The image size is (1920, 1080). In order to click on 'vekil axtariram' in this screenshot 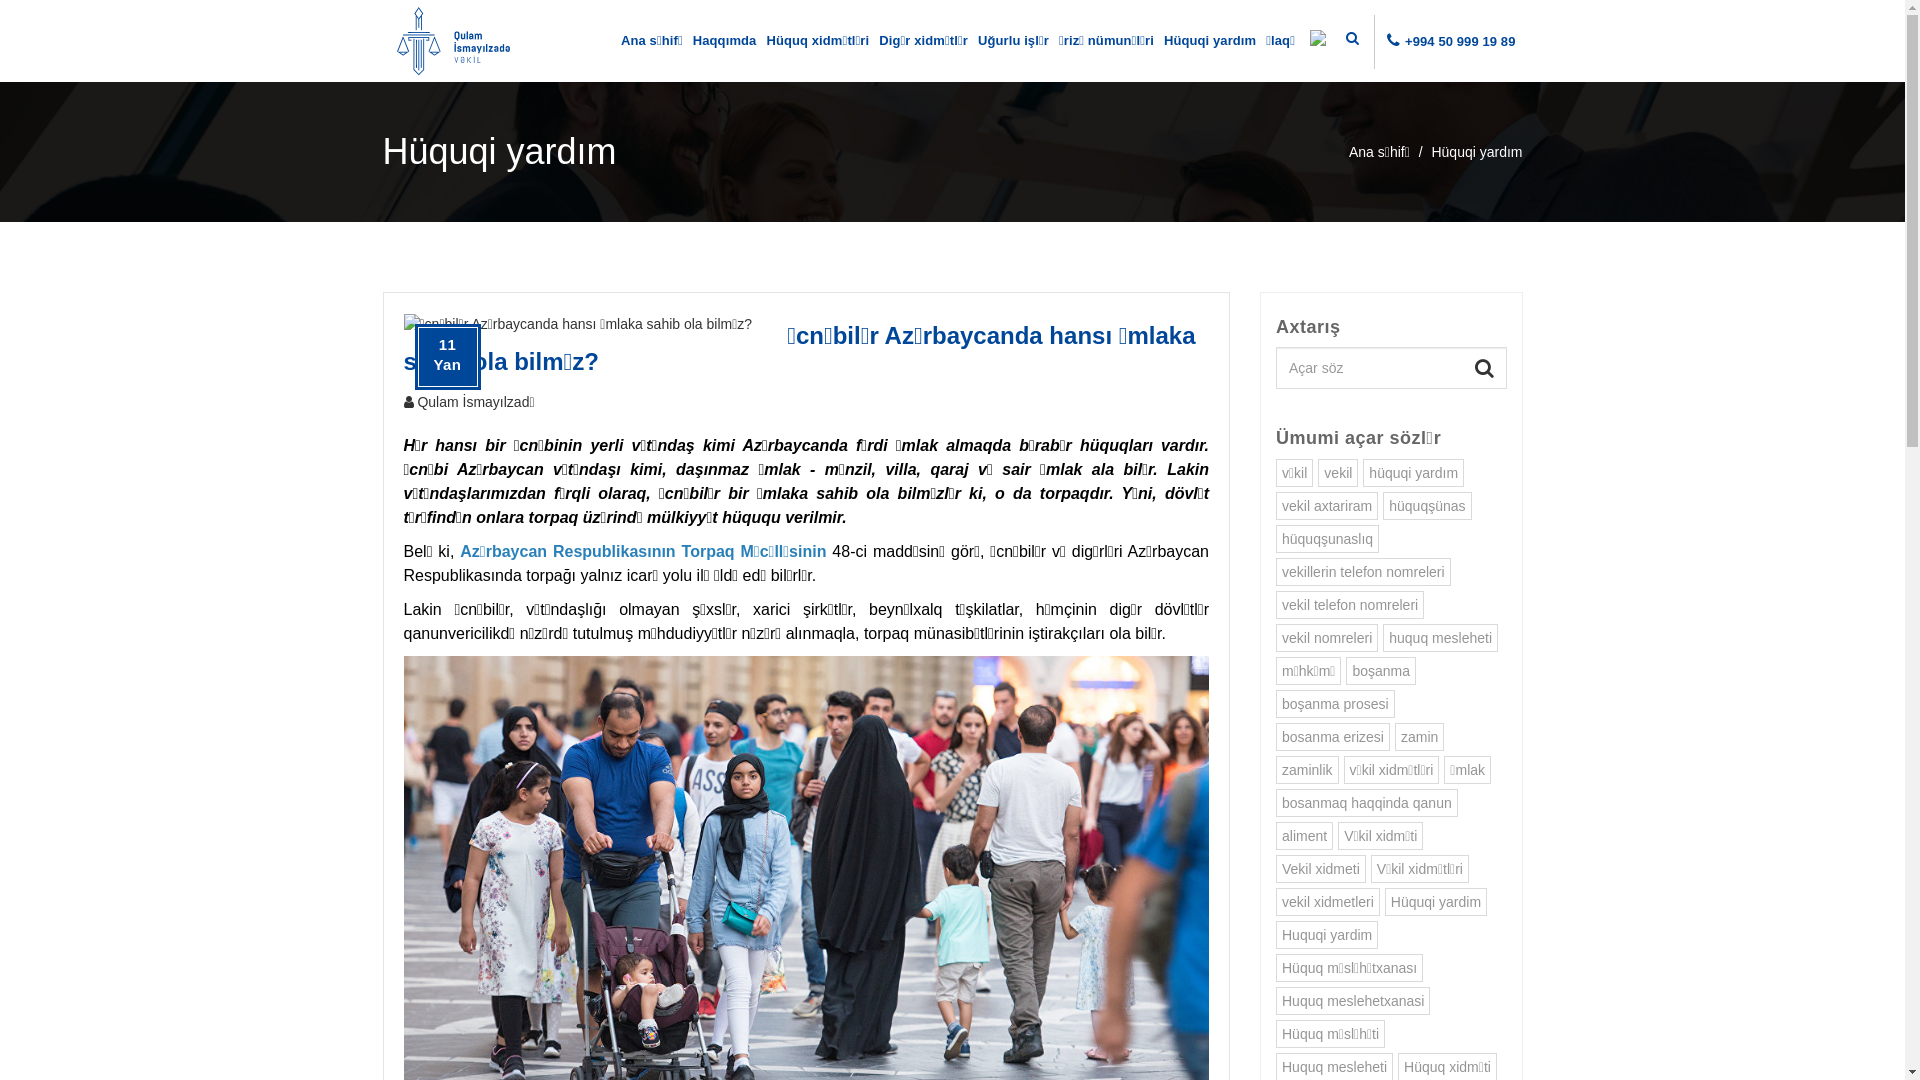, I will do `click(1326, 504)`.